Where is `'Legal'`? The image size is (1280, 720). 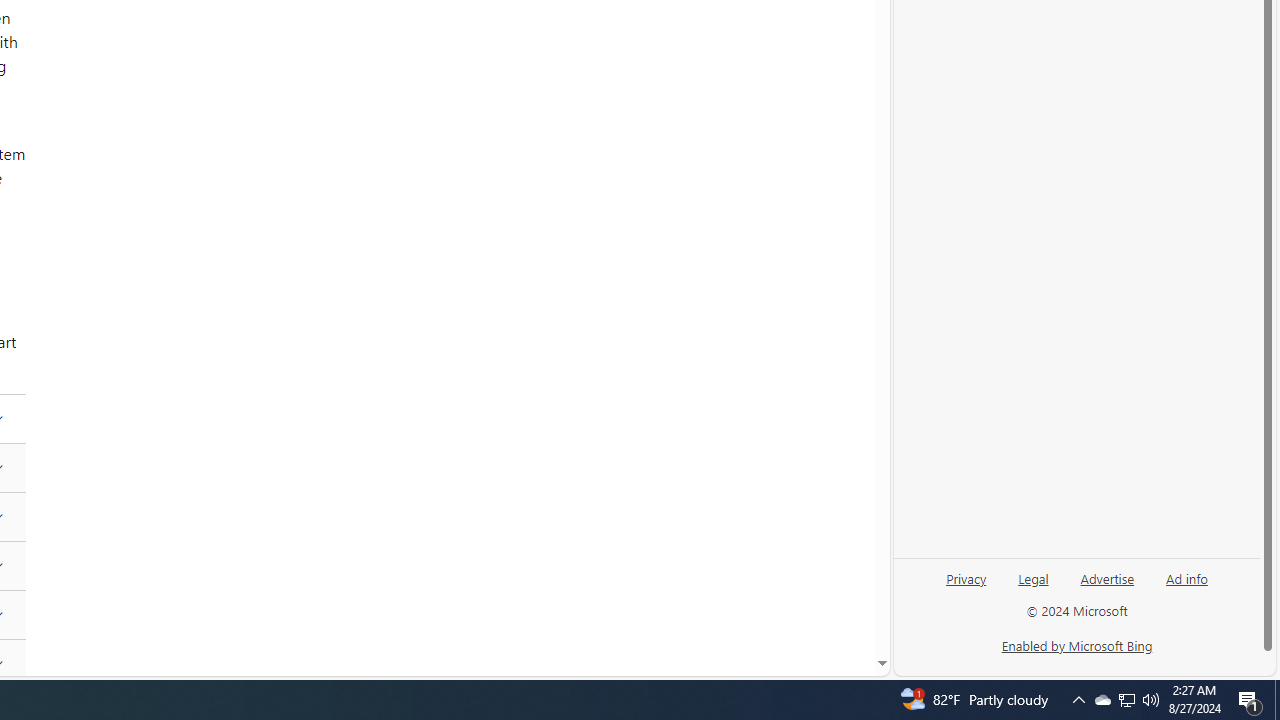
'Legal' is located at coordinates (1033, 577).